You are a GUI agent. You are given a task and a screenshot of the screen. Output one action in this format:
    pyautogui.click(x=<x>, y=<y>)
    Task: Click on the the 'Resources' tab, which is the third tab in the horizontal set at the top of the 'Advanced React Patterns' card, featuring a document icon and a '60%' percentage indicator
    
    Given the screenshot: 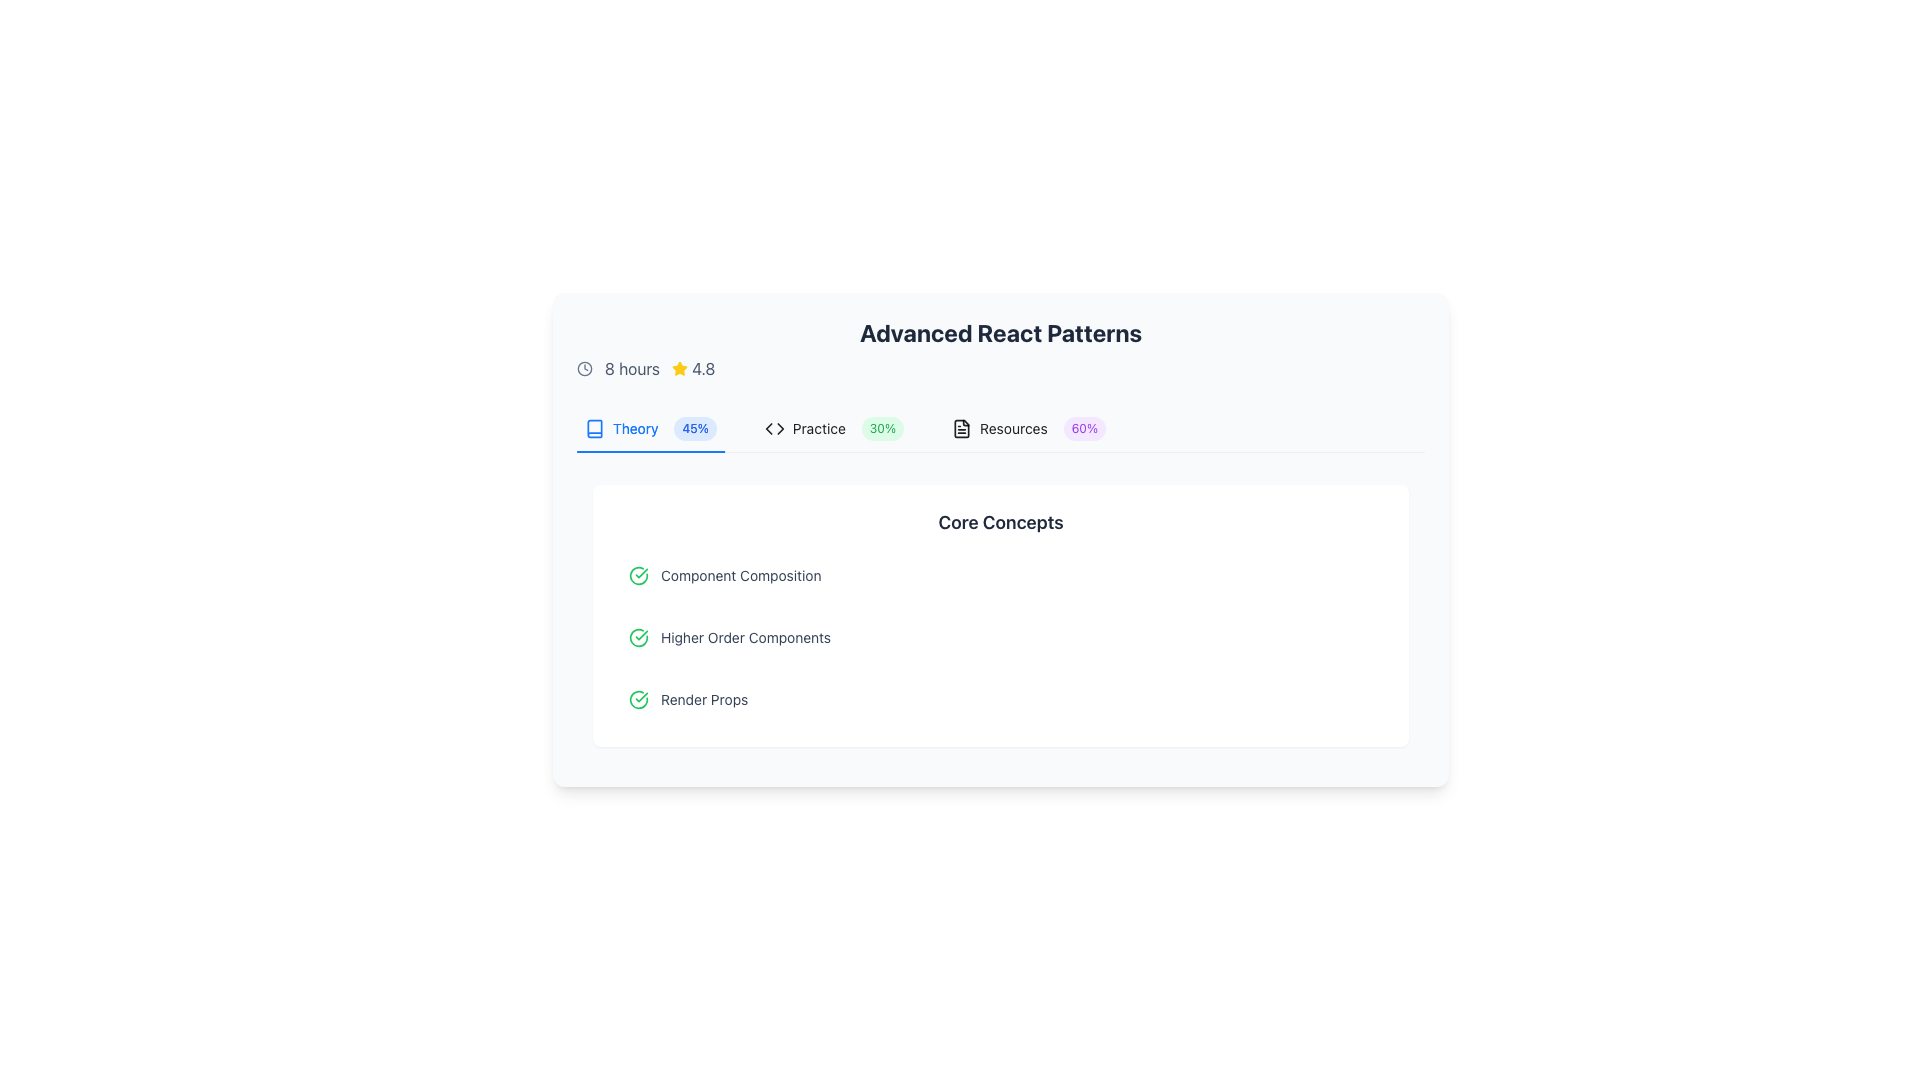 What is the action you would take?
    pyautogui.click(x=1029, y=427)
    